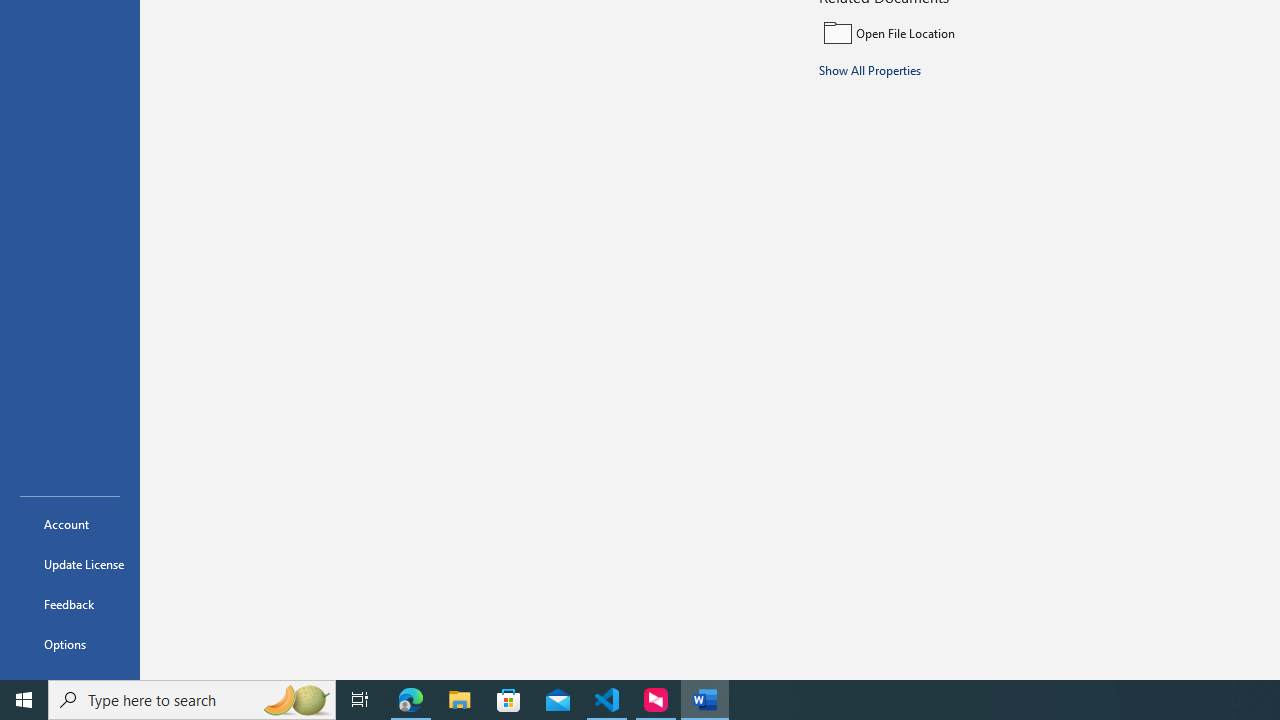 This screenshot has height=720, width=1280. Describe the element at coordinates (69, 564) in the screenshot. I see `'Update License'` at that location.